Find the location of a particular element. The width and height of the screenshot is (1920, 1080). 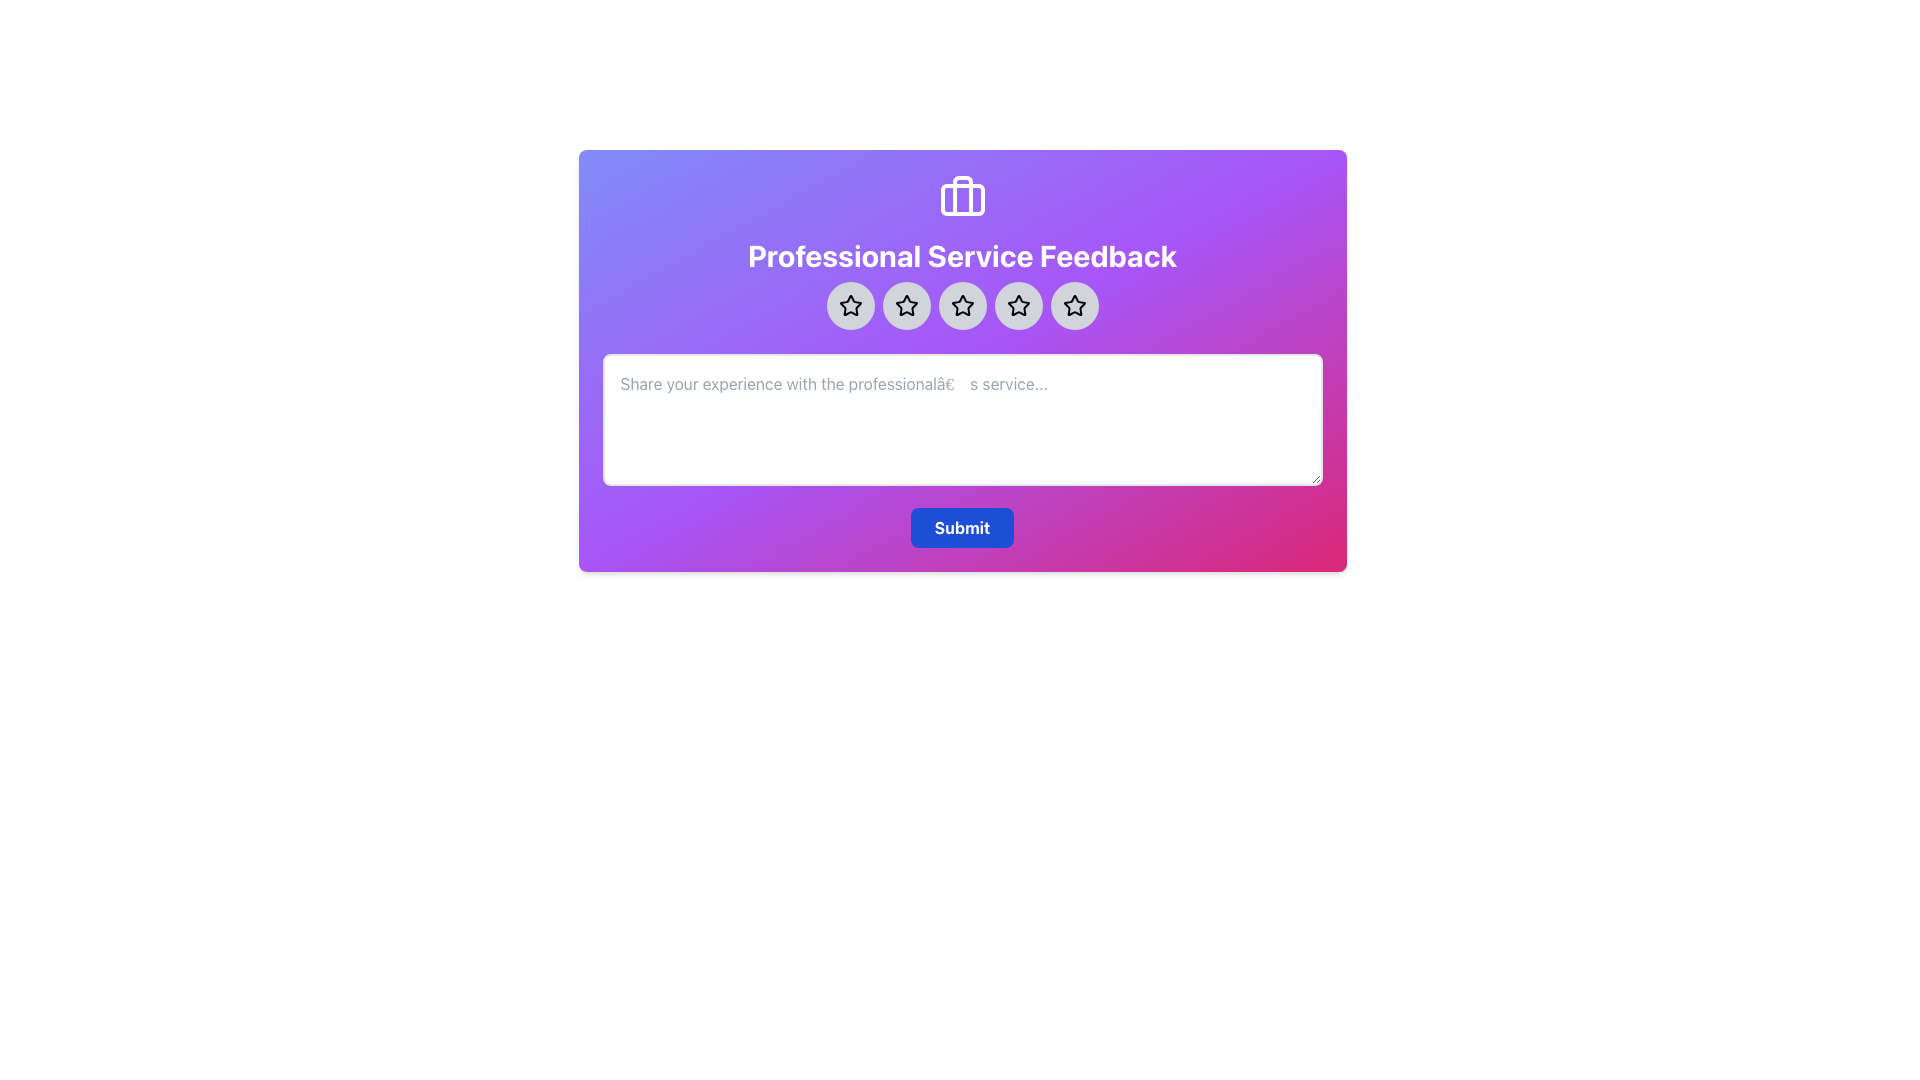

the briefcase icon with a white outline located at the top center of the feedback interface, positioned above the 'Professional Service Feedback' title is located at coordinates (962, 197).